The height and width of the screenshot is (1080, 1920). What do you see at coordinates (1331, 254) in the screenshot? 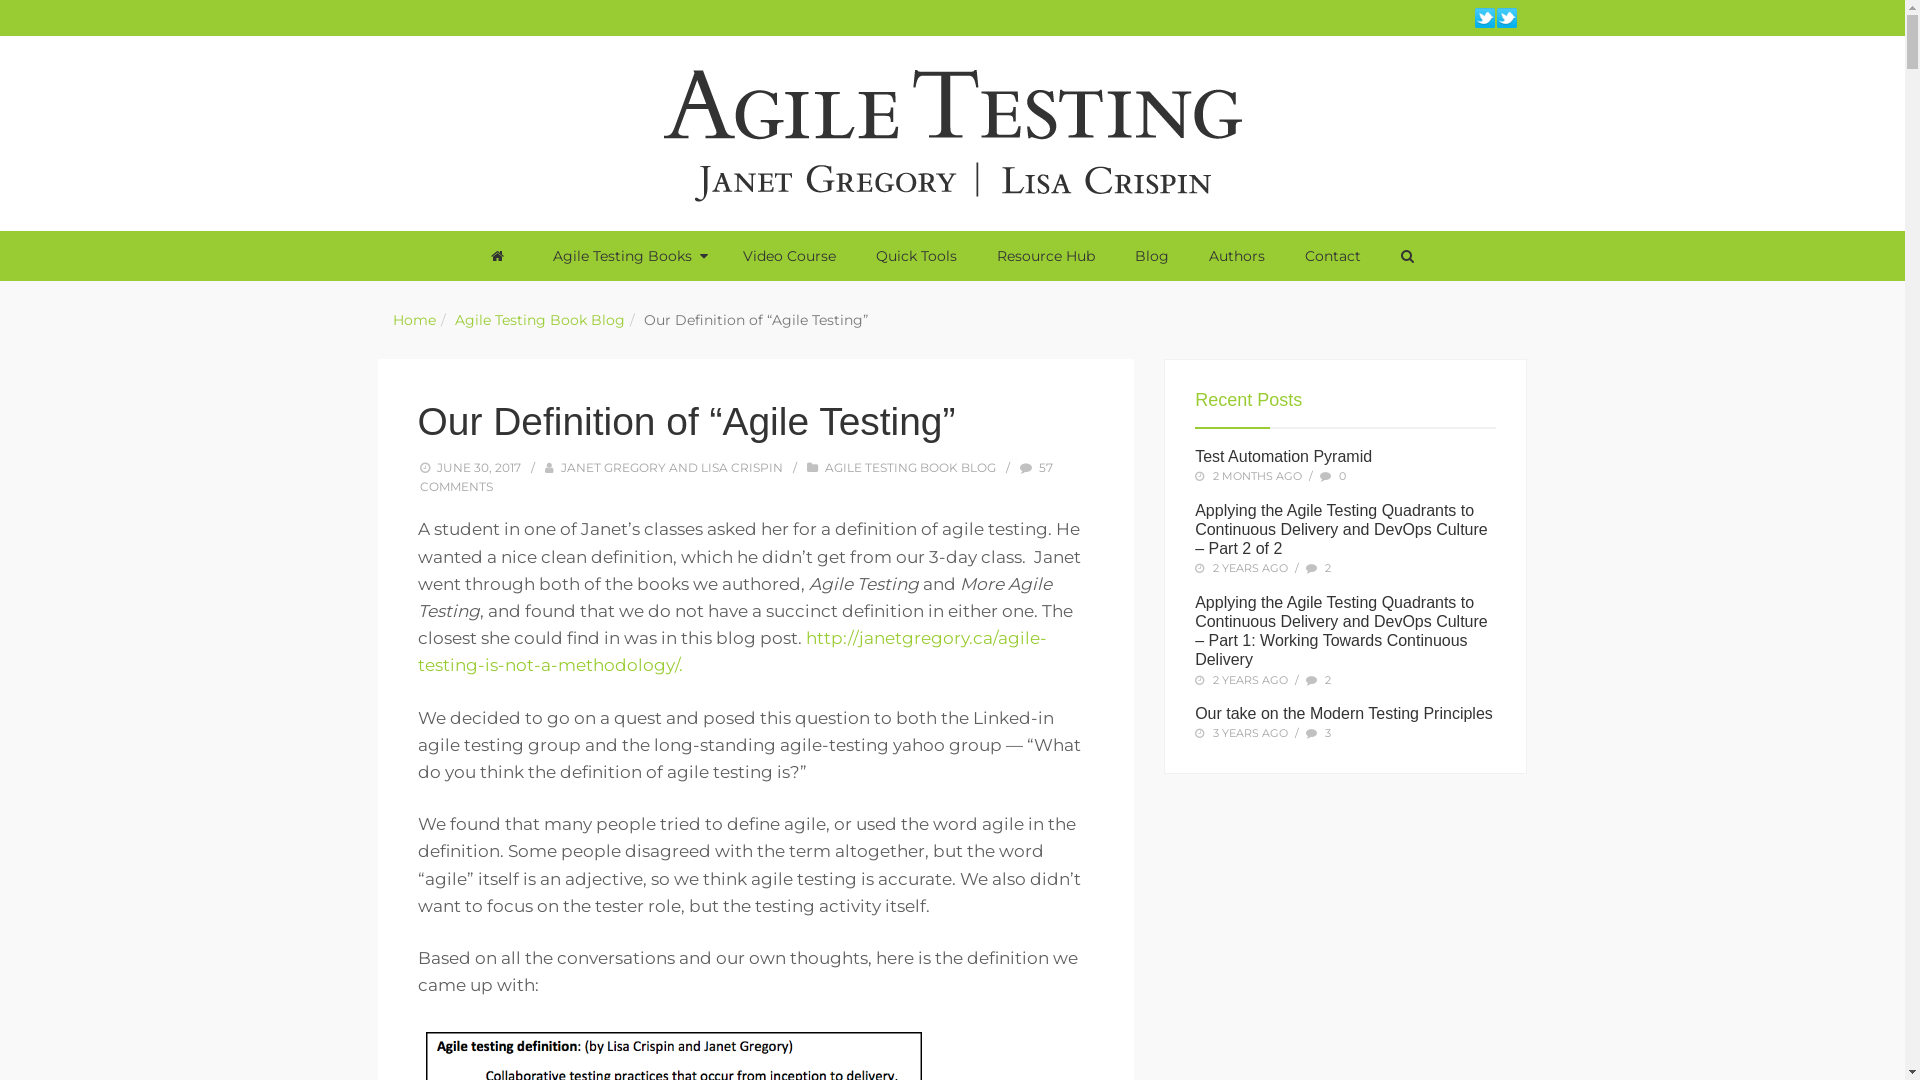
I see `'Contact'` at bounding box center [1331, 254].